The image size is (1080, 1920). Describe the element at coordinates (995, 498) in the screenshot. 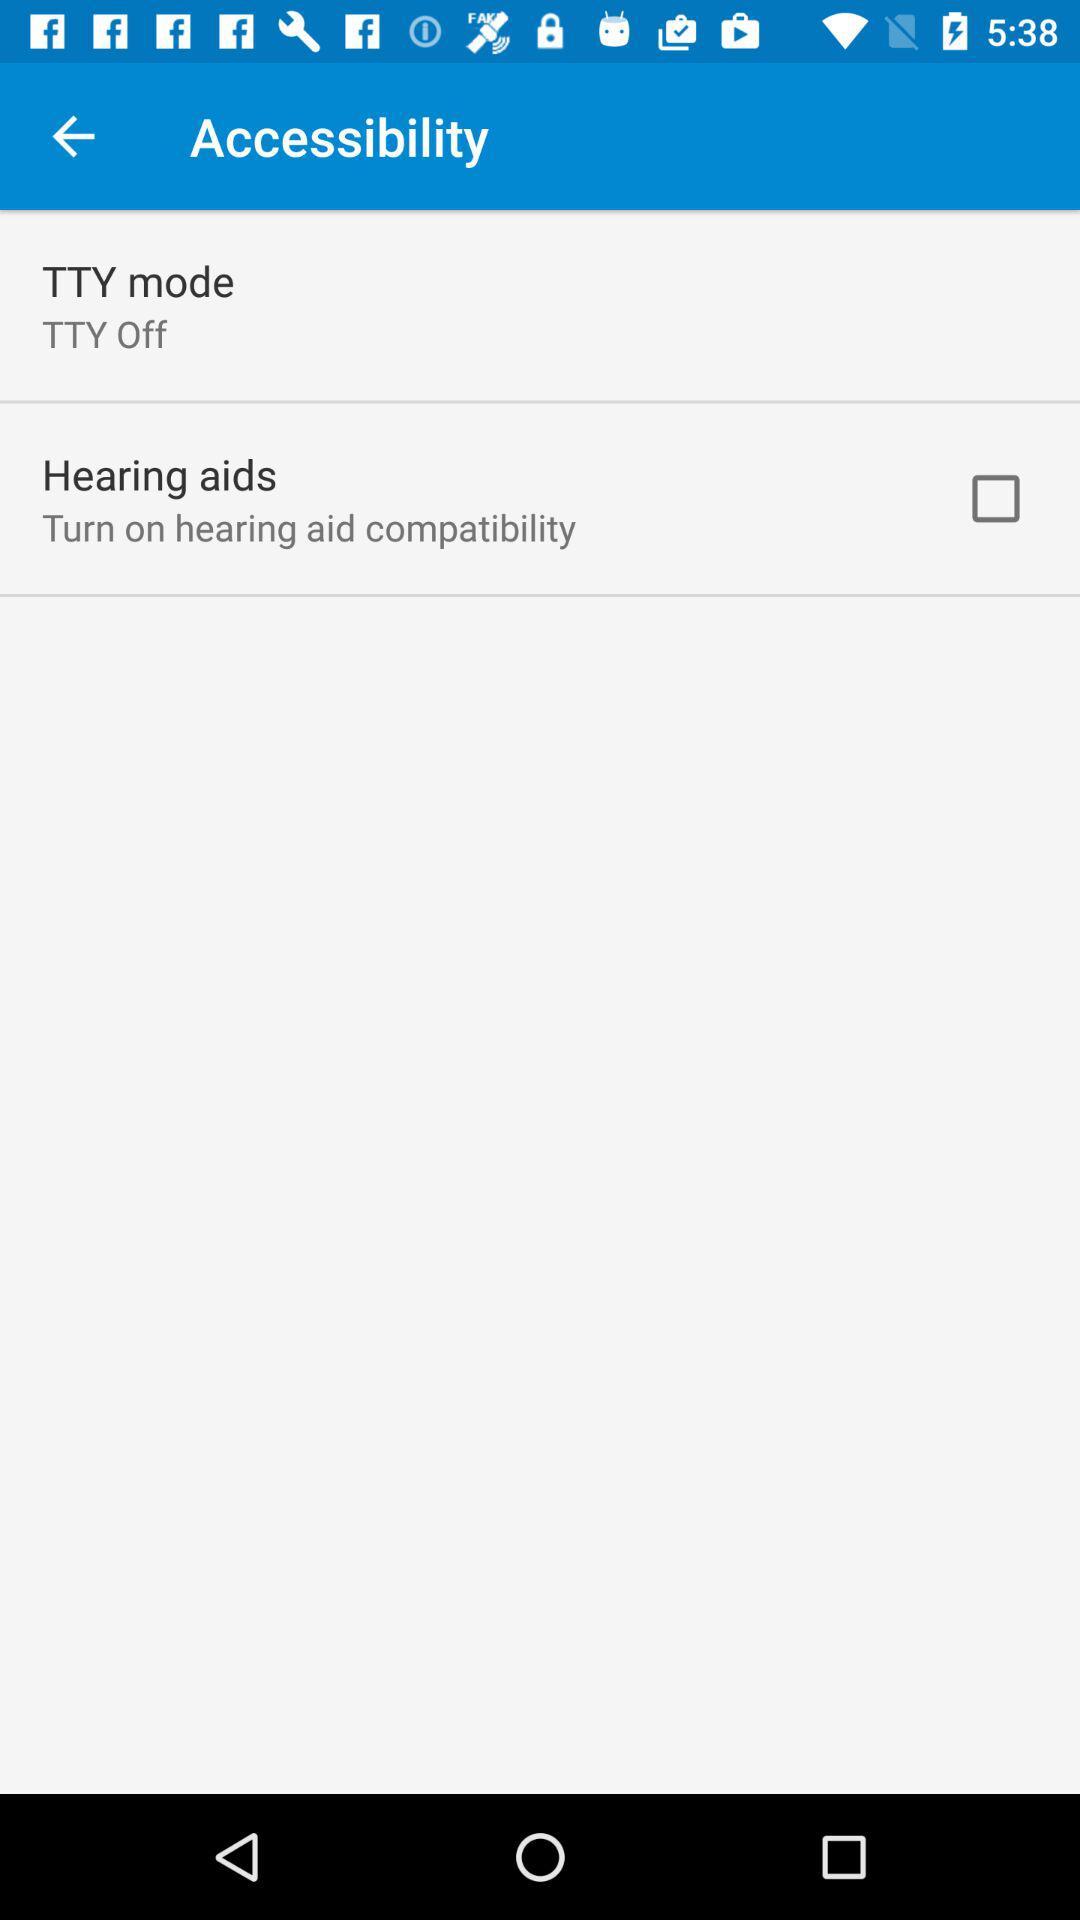

I see `app to the right of turn on hearing icon` at that location.